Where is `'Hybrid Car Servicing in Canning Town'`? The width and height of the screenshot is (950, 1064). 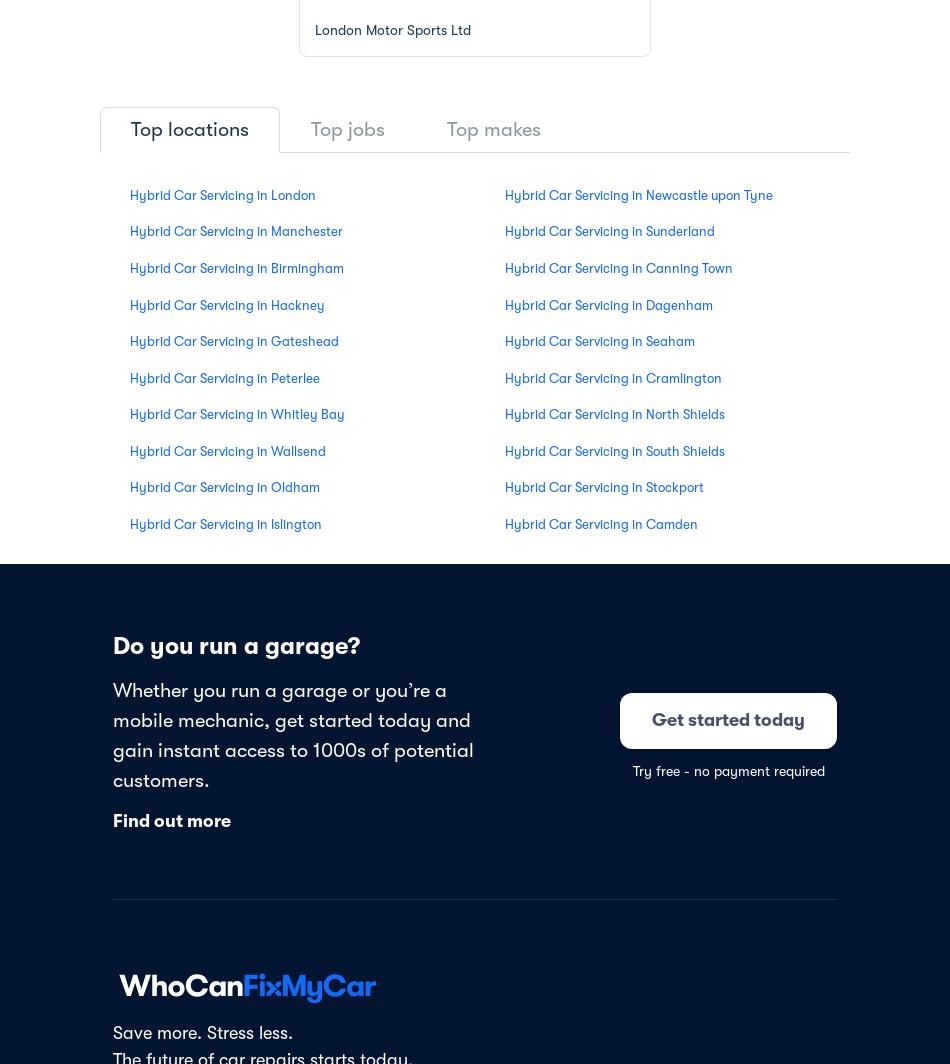
'Hybrid Car Servicing in Canning Town' is located at coordinates (505, 267).